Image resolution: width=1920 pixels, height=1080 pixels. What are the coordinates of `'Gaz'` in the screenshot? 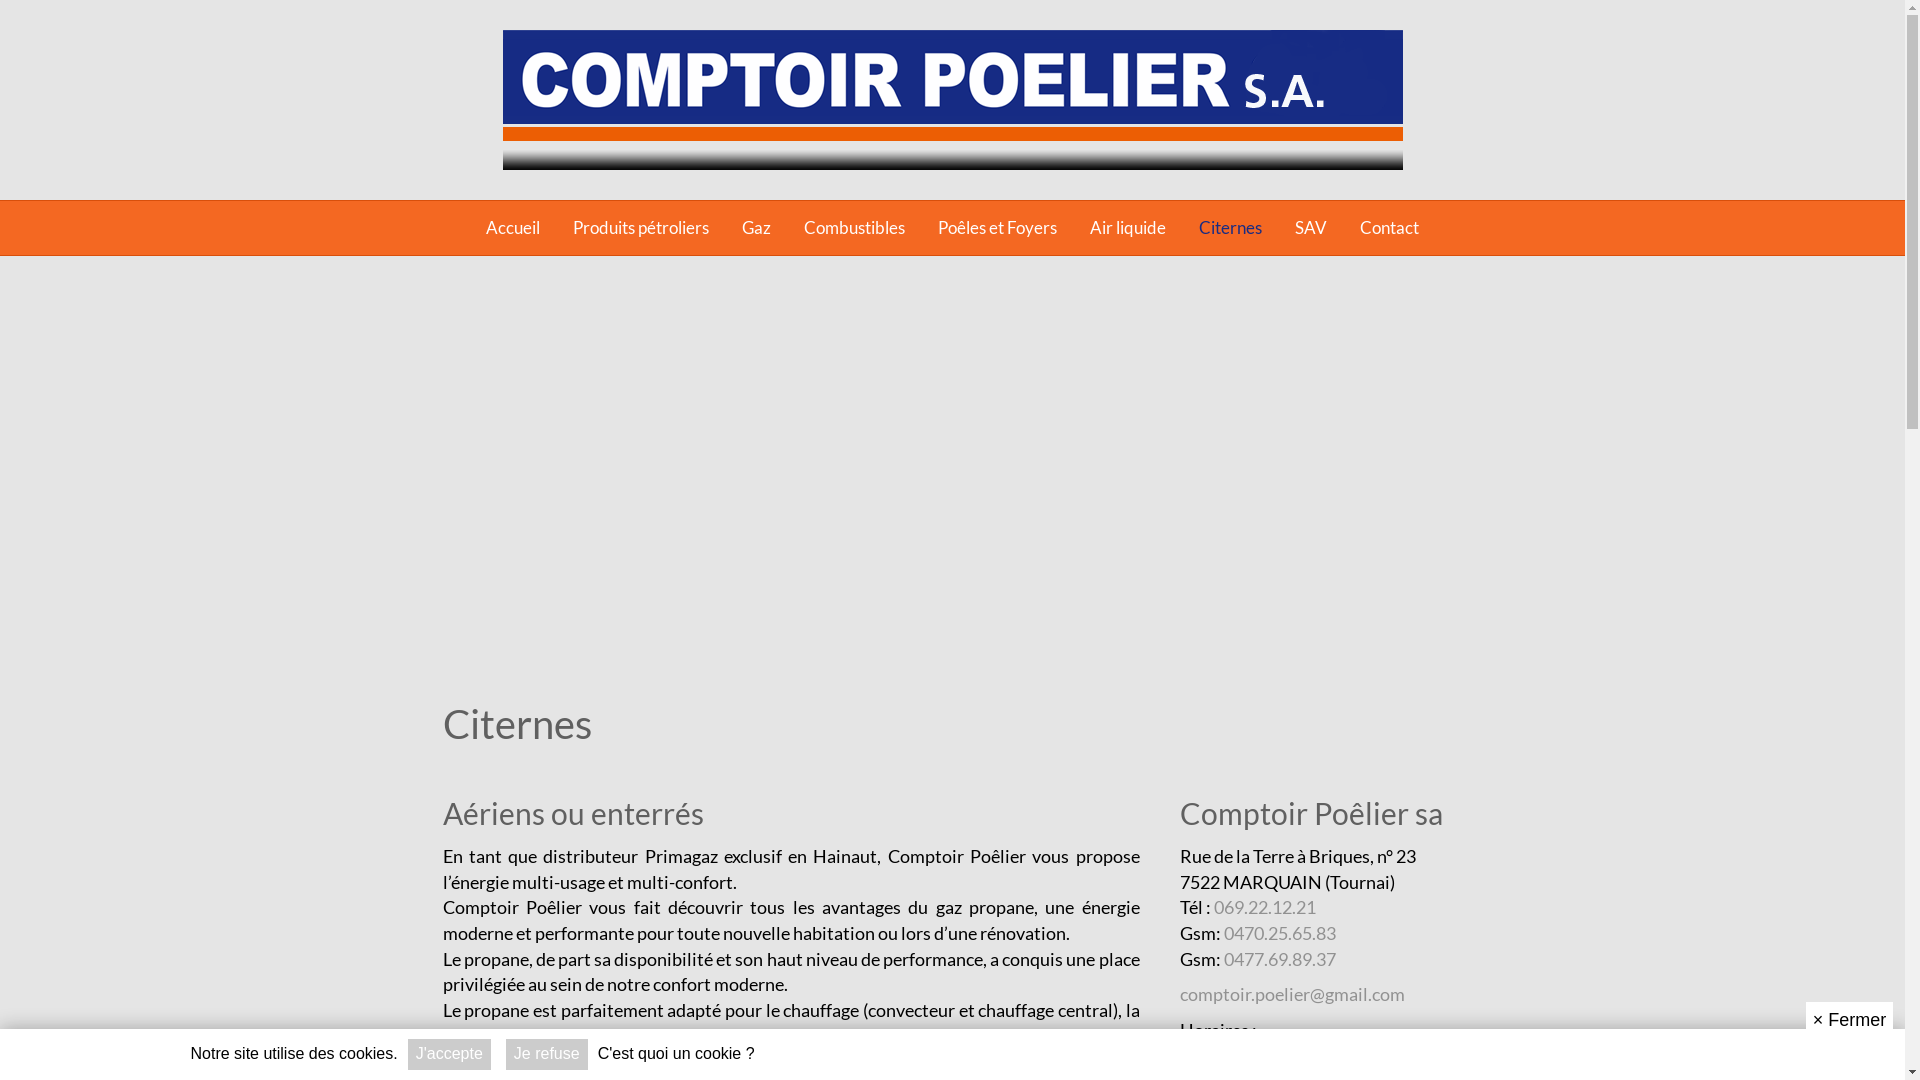 It's located at (755, 226).